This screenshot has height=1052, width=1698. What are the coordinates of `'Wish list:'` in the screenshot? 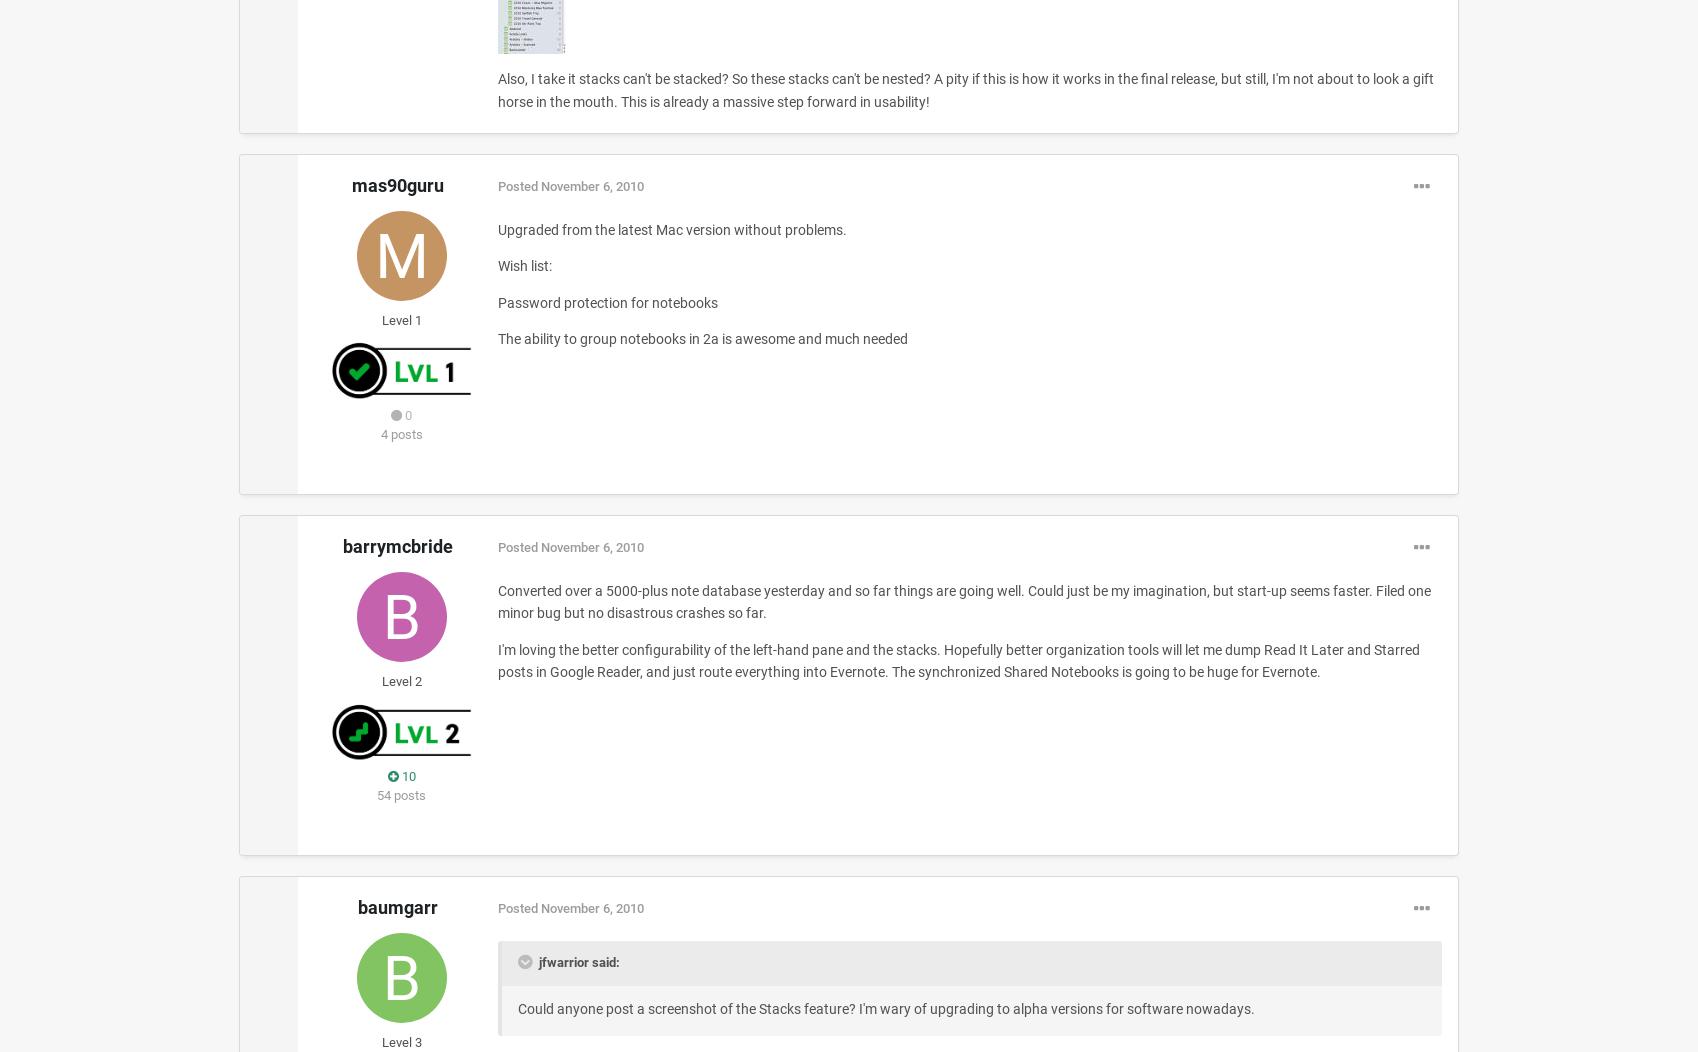 It's located at (524, 266).